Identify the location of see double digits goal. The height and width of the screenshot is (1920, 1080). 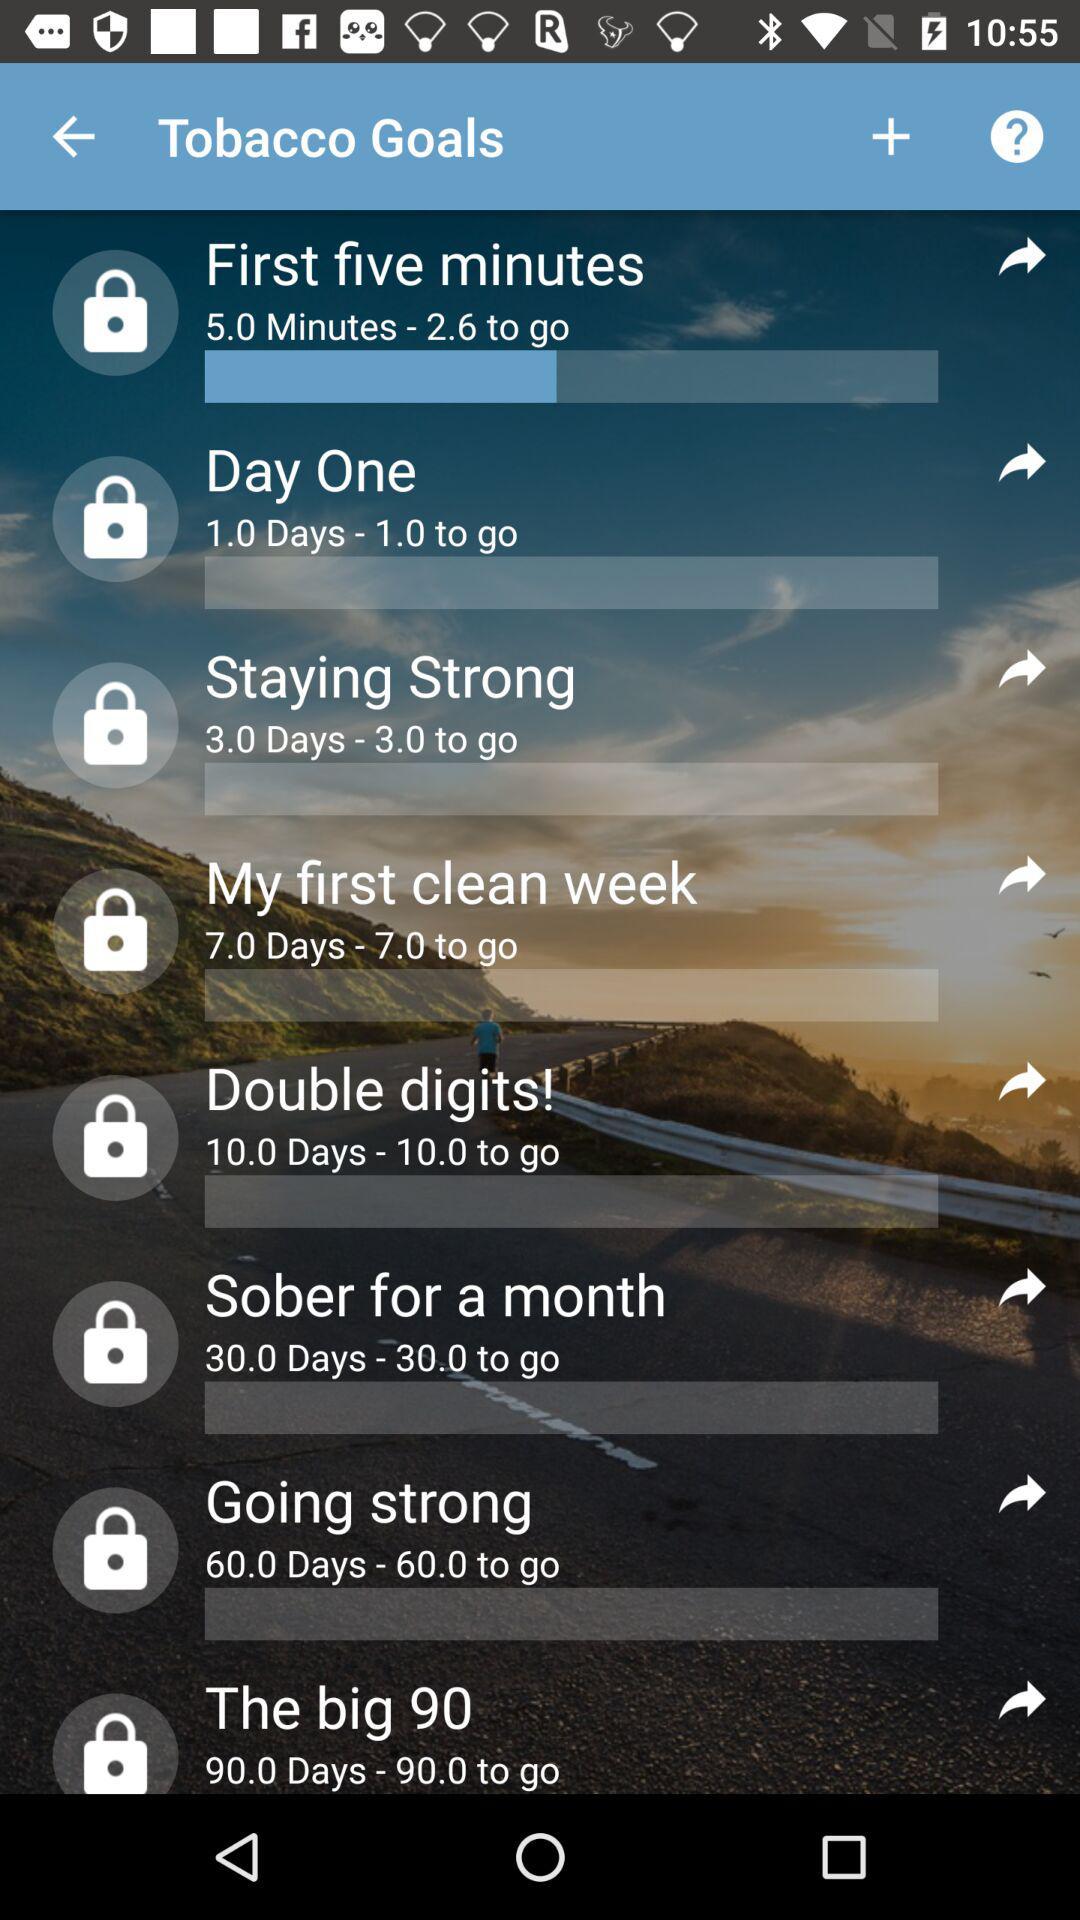
(1022, 1079).